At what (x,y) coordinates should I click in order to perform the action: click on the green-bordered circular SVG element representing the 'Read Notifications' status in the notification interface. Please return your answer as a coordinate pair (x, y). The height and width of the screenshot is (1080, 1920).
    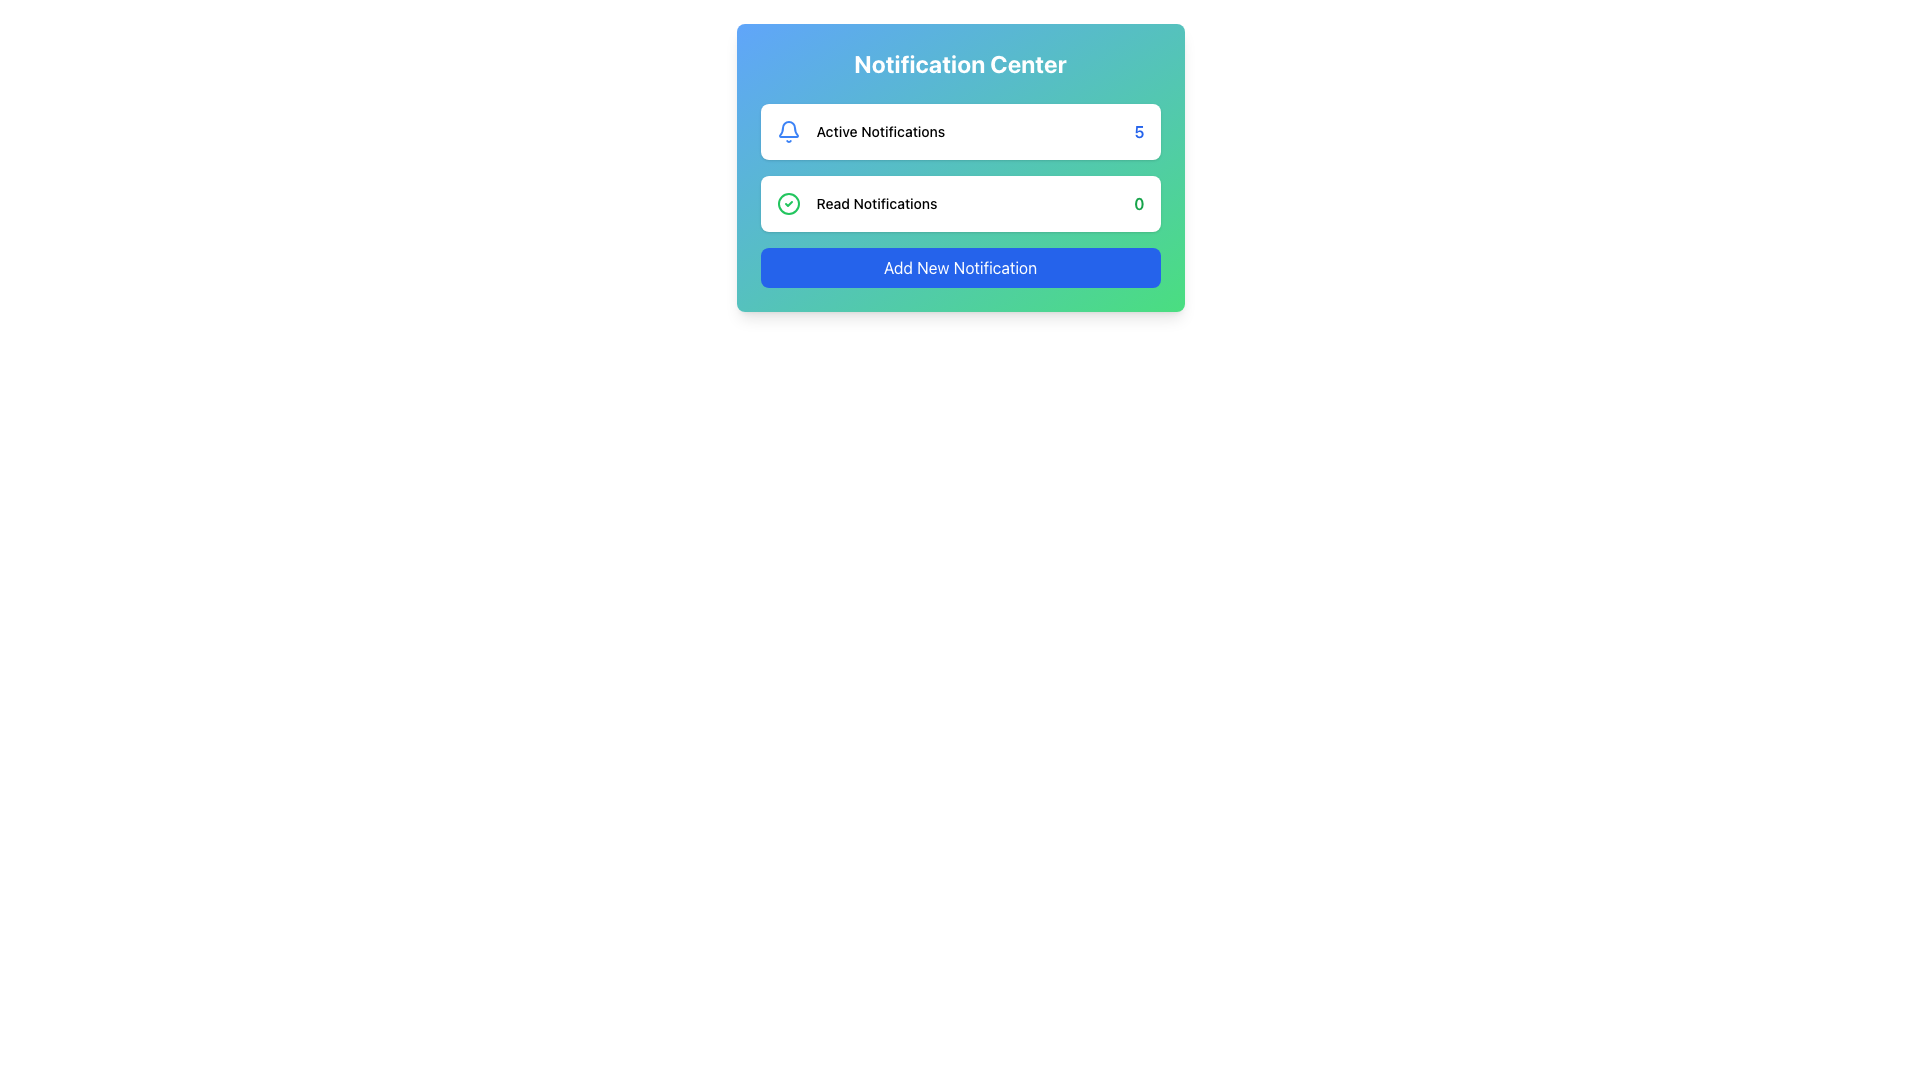
    Looking at the image, I should click on (787, 204).